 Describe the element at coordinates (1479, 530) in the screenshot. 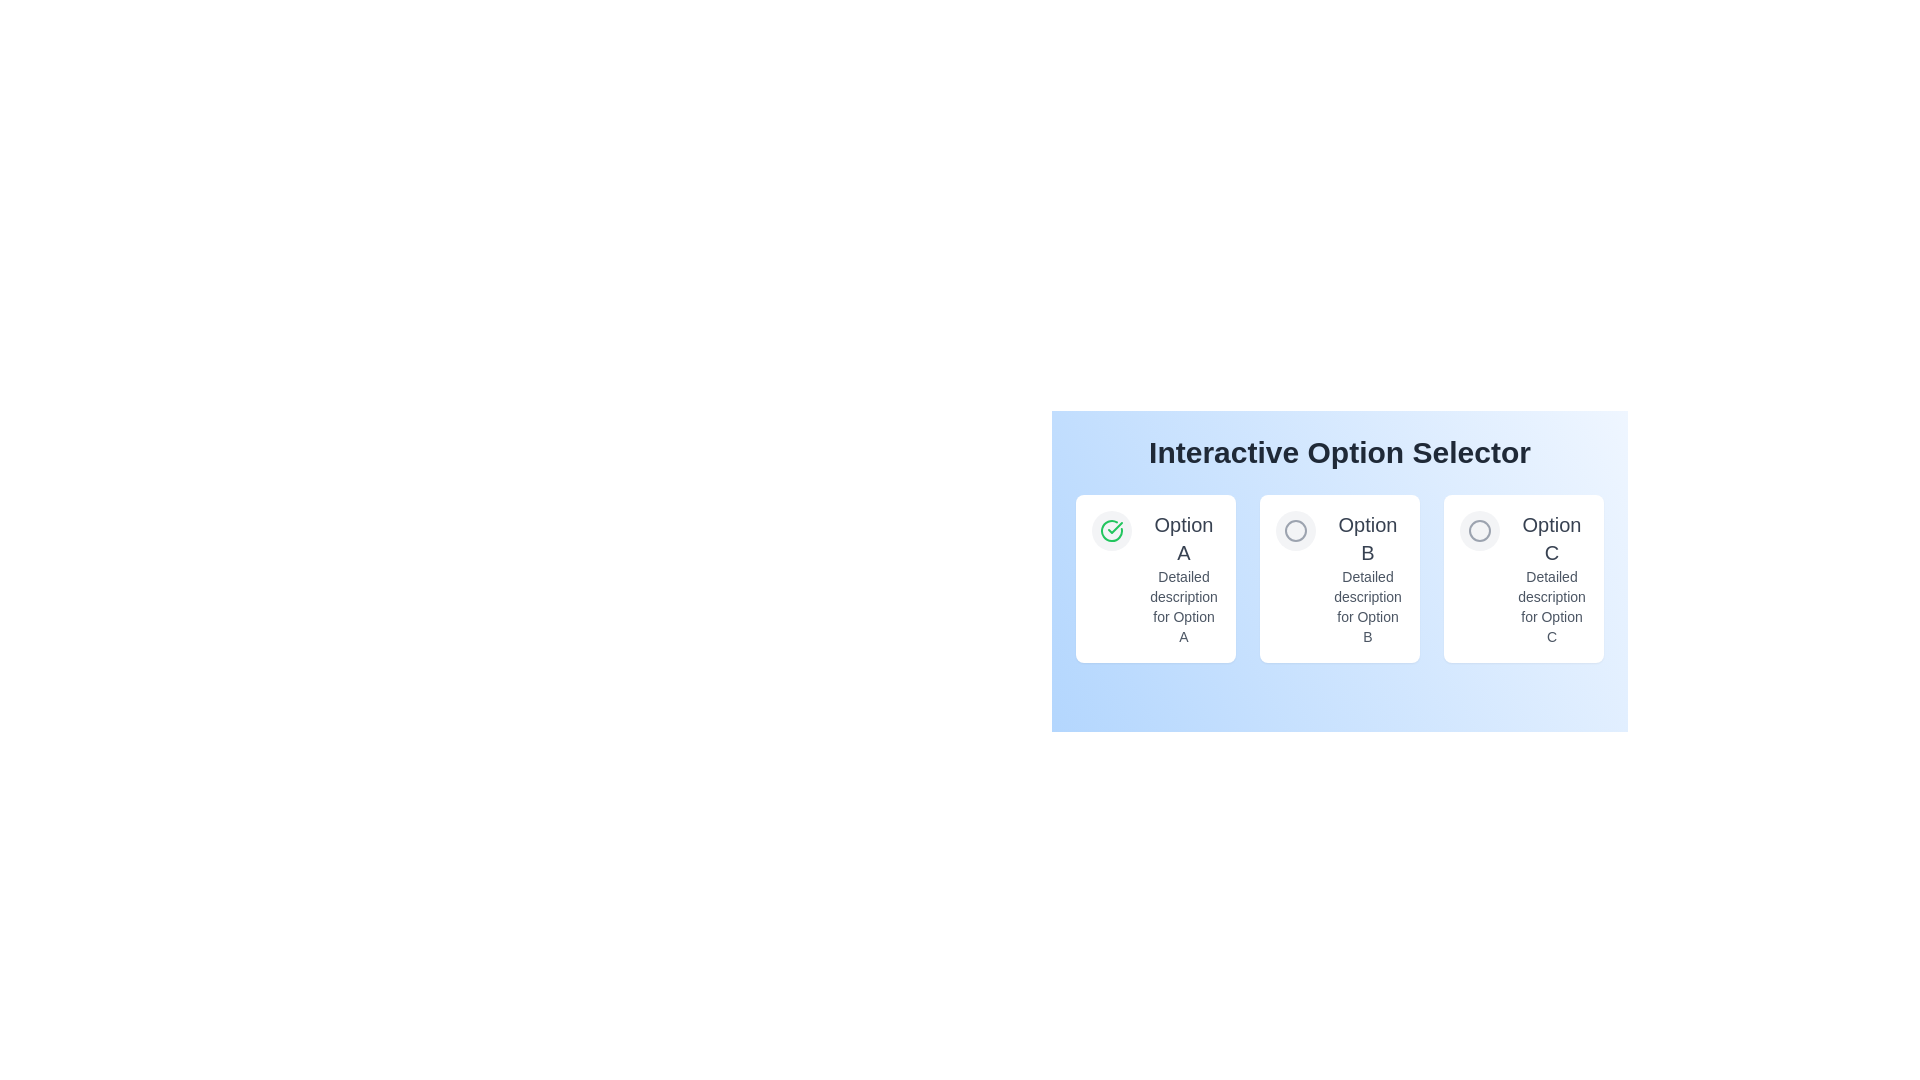

I see `the radio button for 'Option C', which is centered in the third card of the 'Interactive Option Selector' section, to provide visual feedback` at that location.